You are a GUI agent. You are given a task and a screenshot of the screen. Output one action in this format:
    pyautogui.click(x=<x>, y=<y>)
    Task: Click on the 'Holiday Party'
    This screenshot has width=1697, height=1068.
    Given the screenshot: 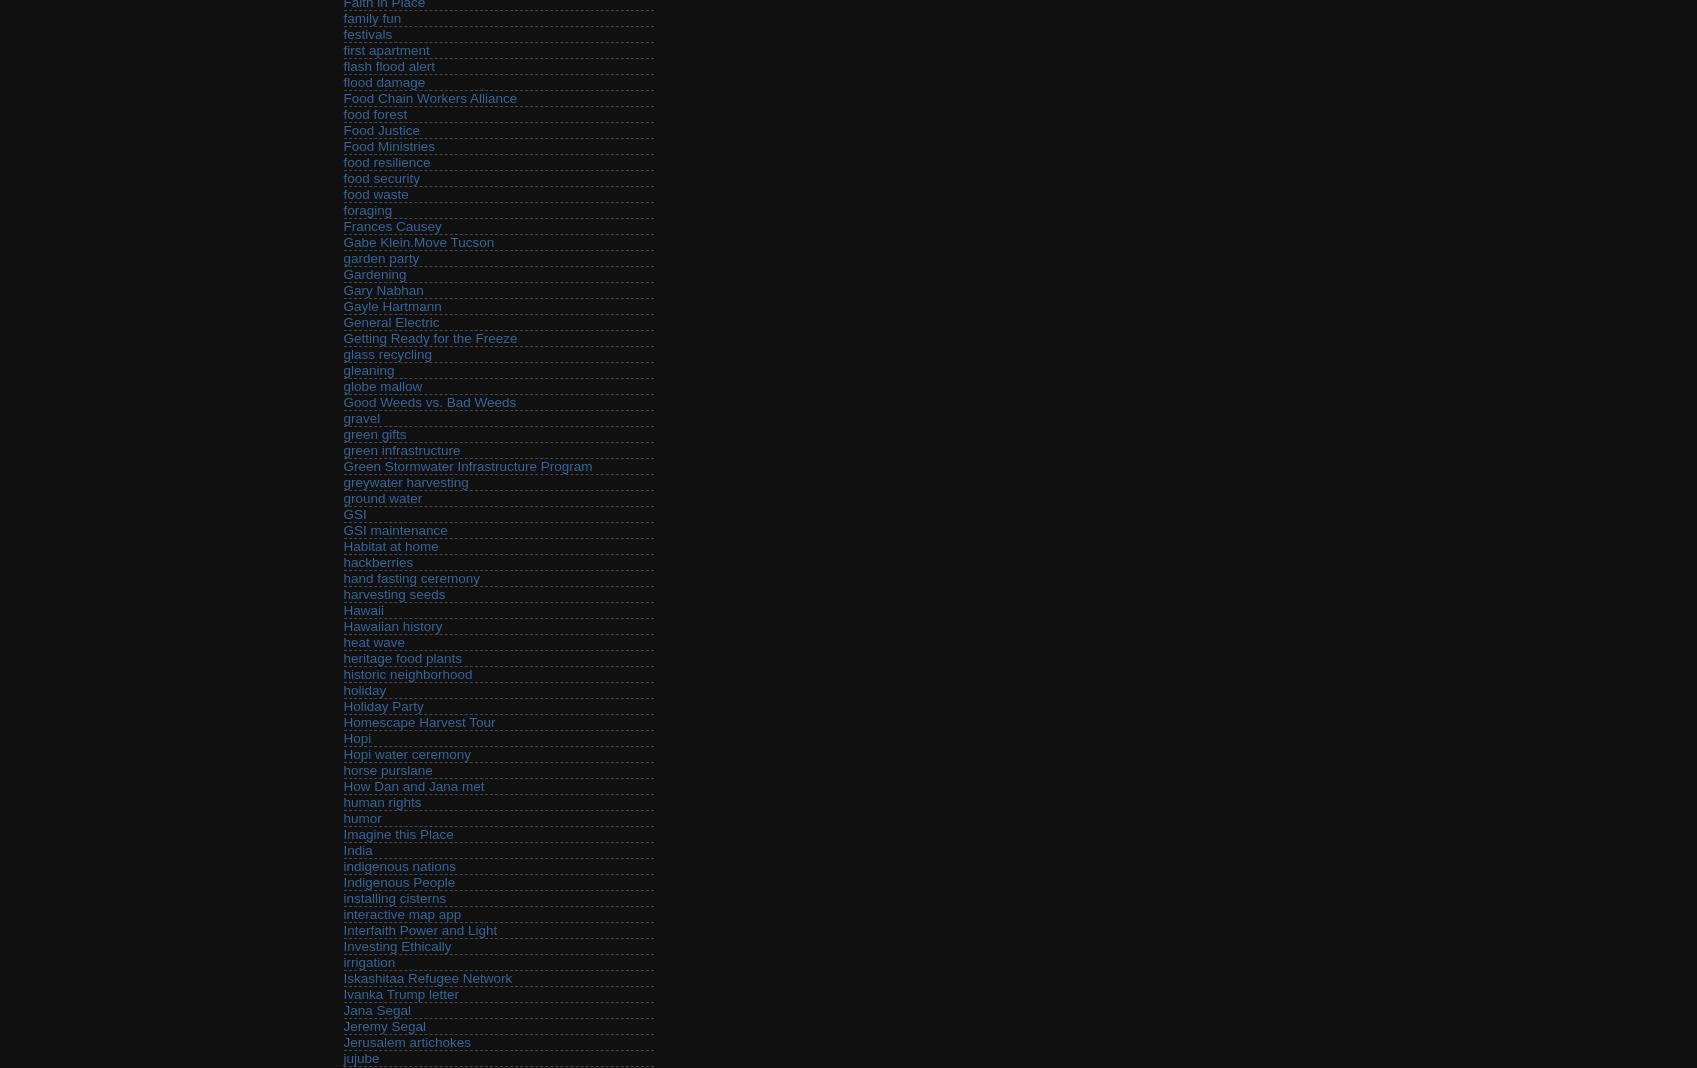 What is the action you would take?
    pyautogui.click(x=383, y=706)
    